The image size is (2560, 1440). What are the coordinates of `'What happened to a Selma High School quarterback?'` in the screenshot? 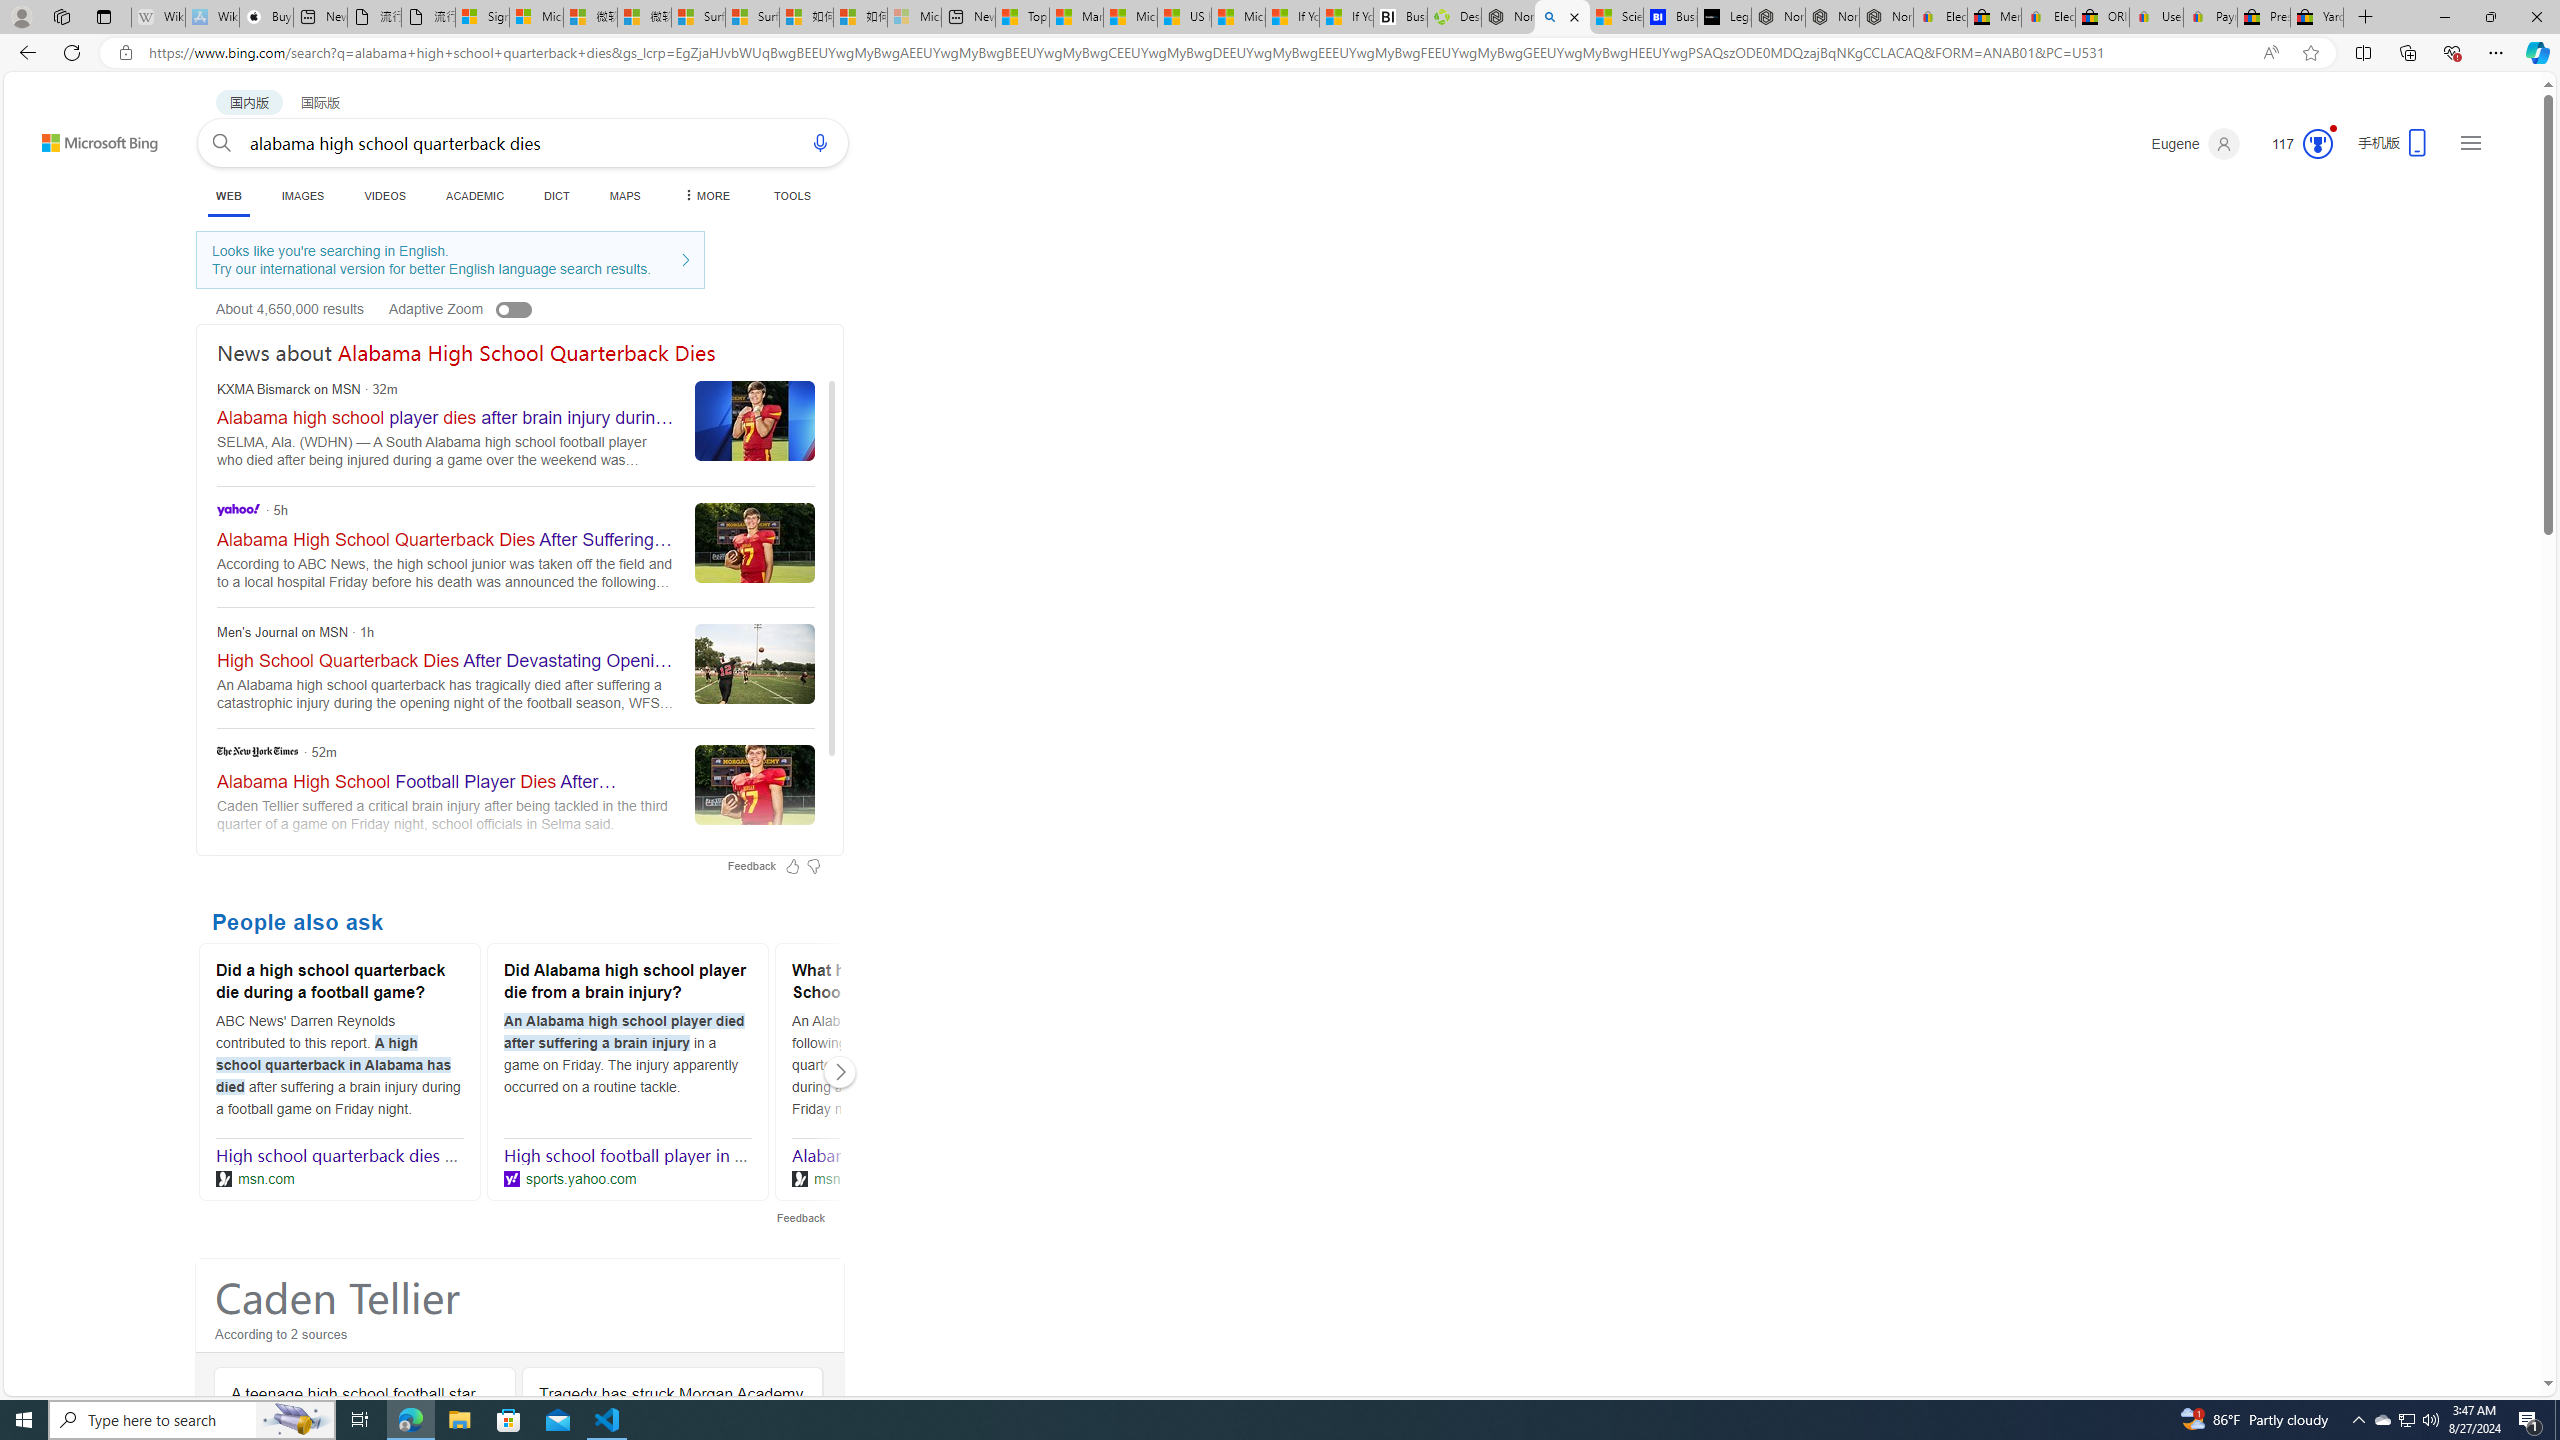 It's located at (914, 984).